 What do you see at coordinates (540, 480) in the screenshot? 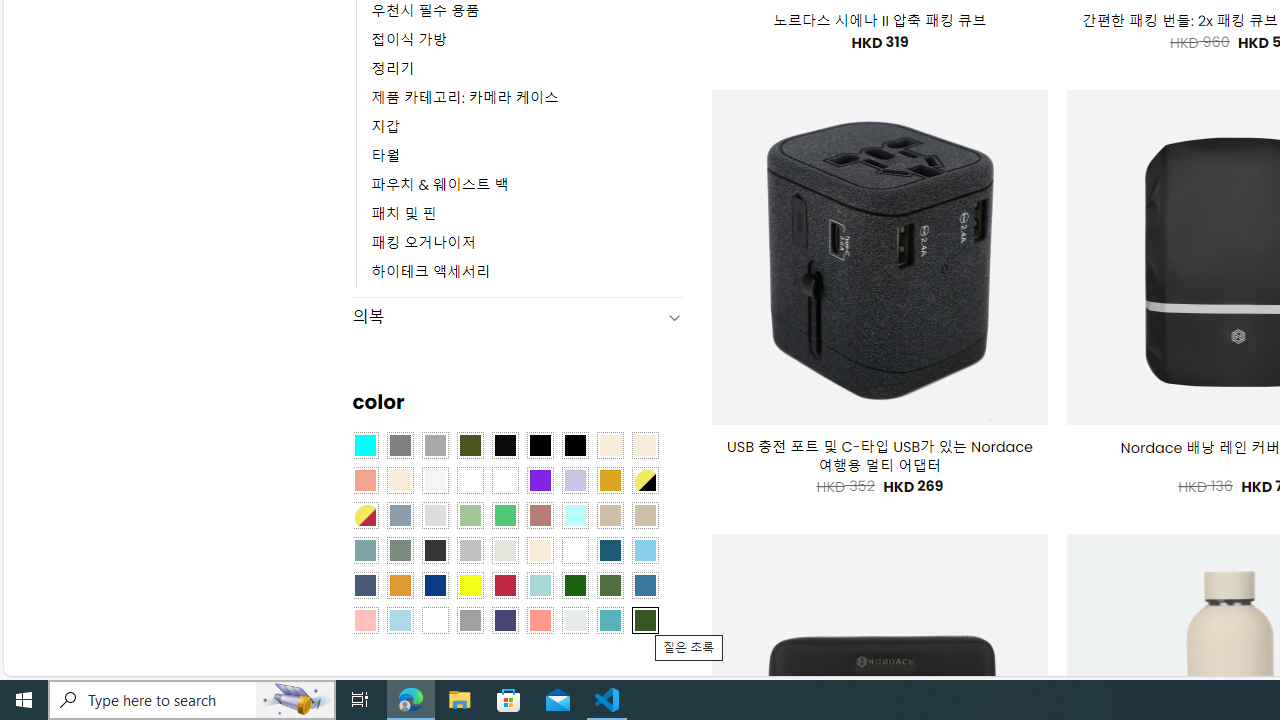
I see `'Purple'` at bounding box center [540, 480].